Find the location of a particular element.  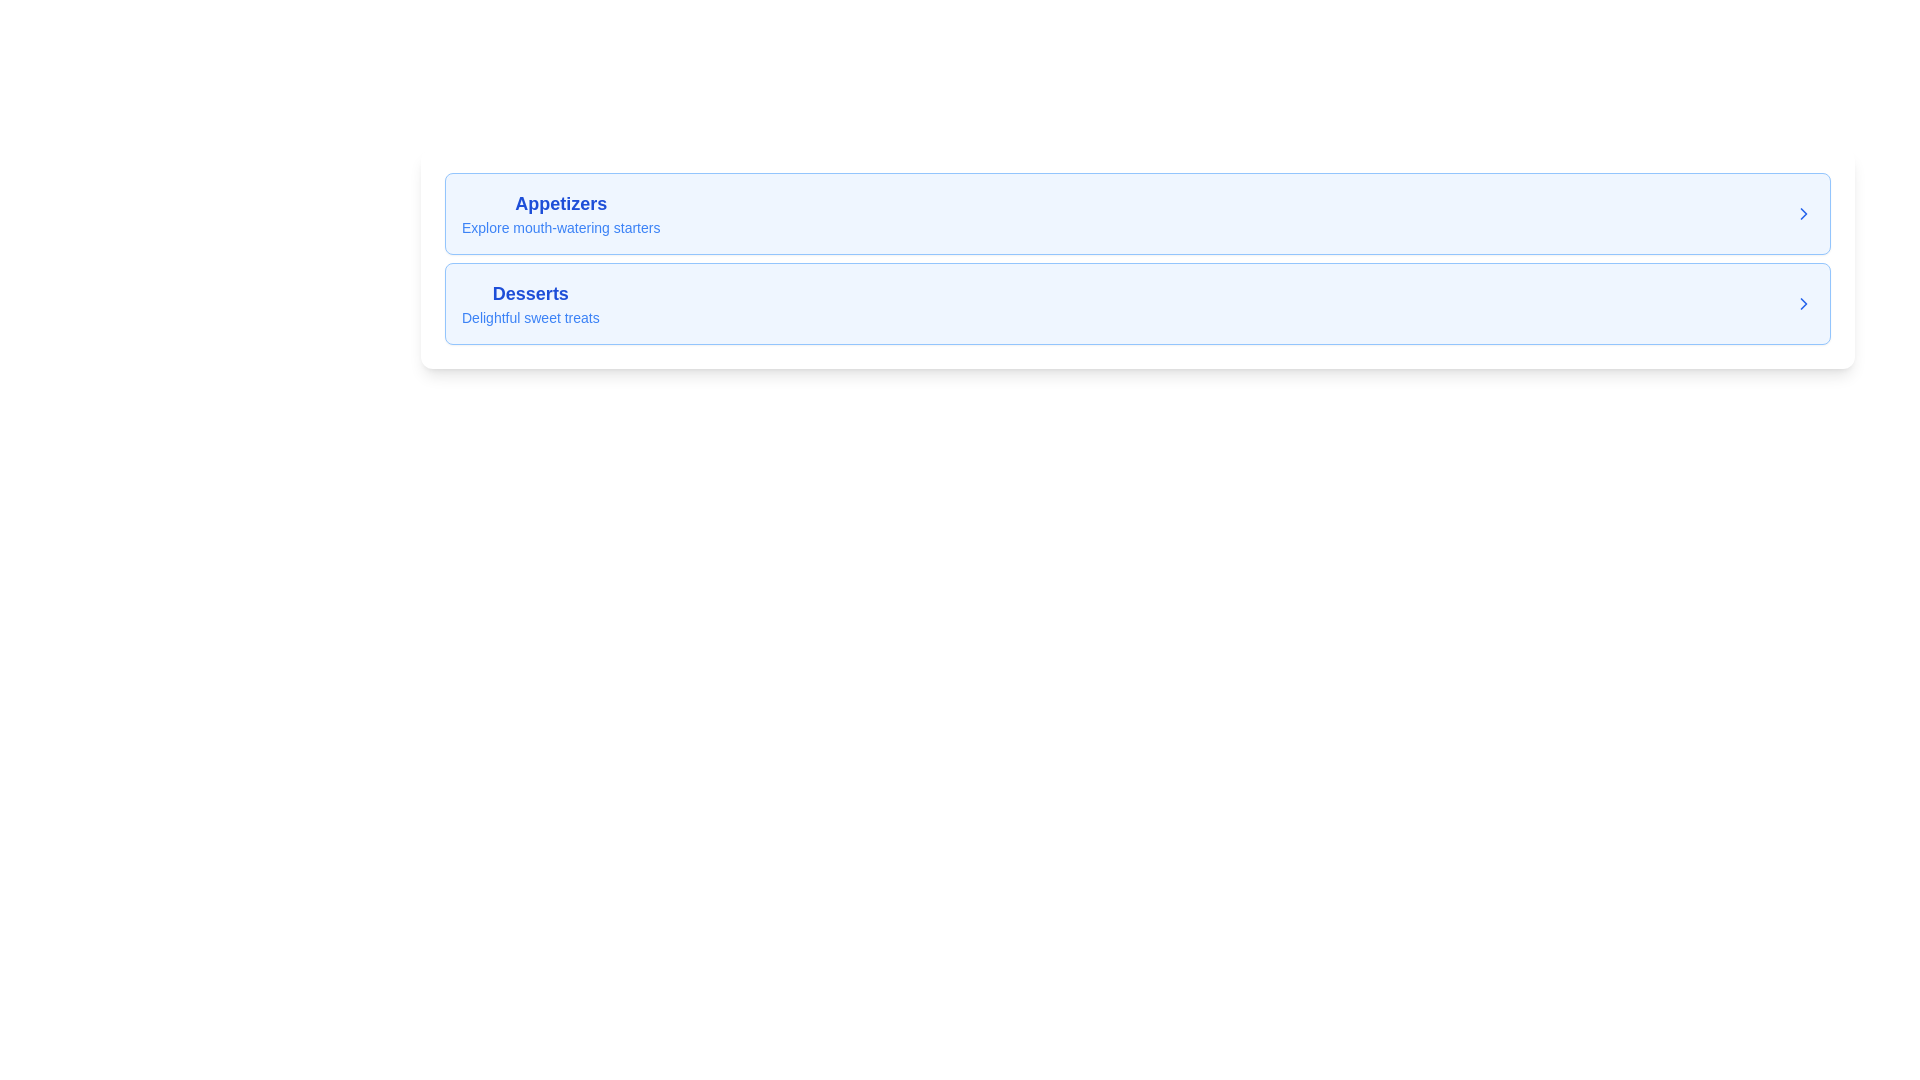

the rightmost icon within the 'Desserts' card is located at coordinates (1804, 304).